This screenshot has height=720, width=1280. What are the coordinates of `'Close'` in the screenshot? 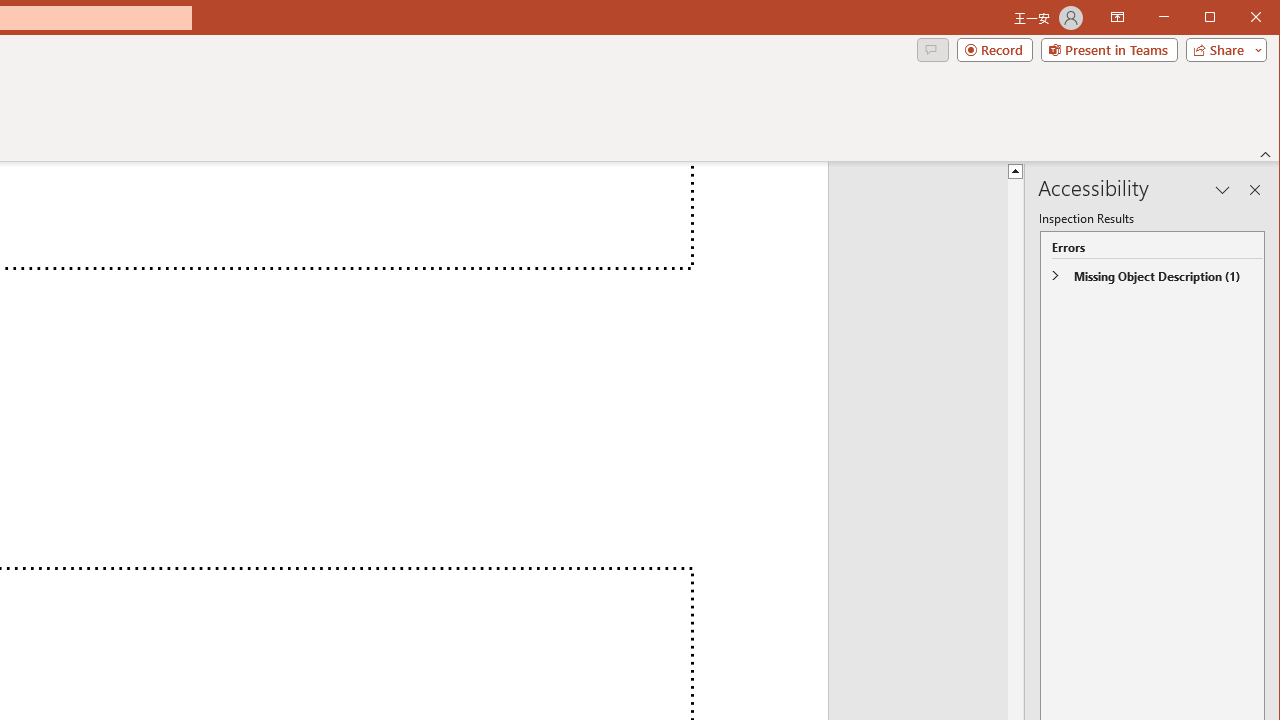 It's located at (1260, 19).